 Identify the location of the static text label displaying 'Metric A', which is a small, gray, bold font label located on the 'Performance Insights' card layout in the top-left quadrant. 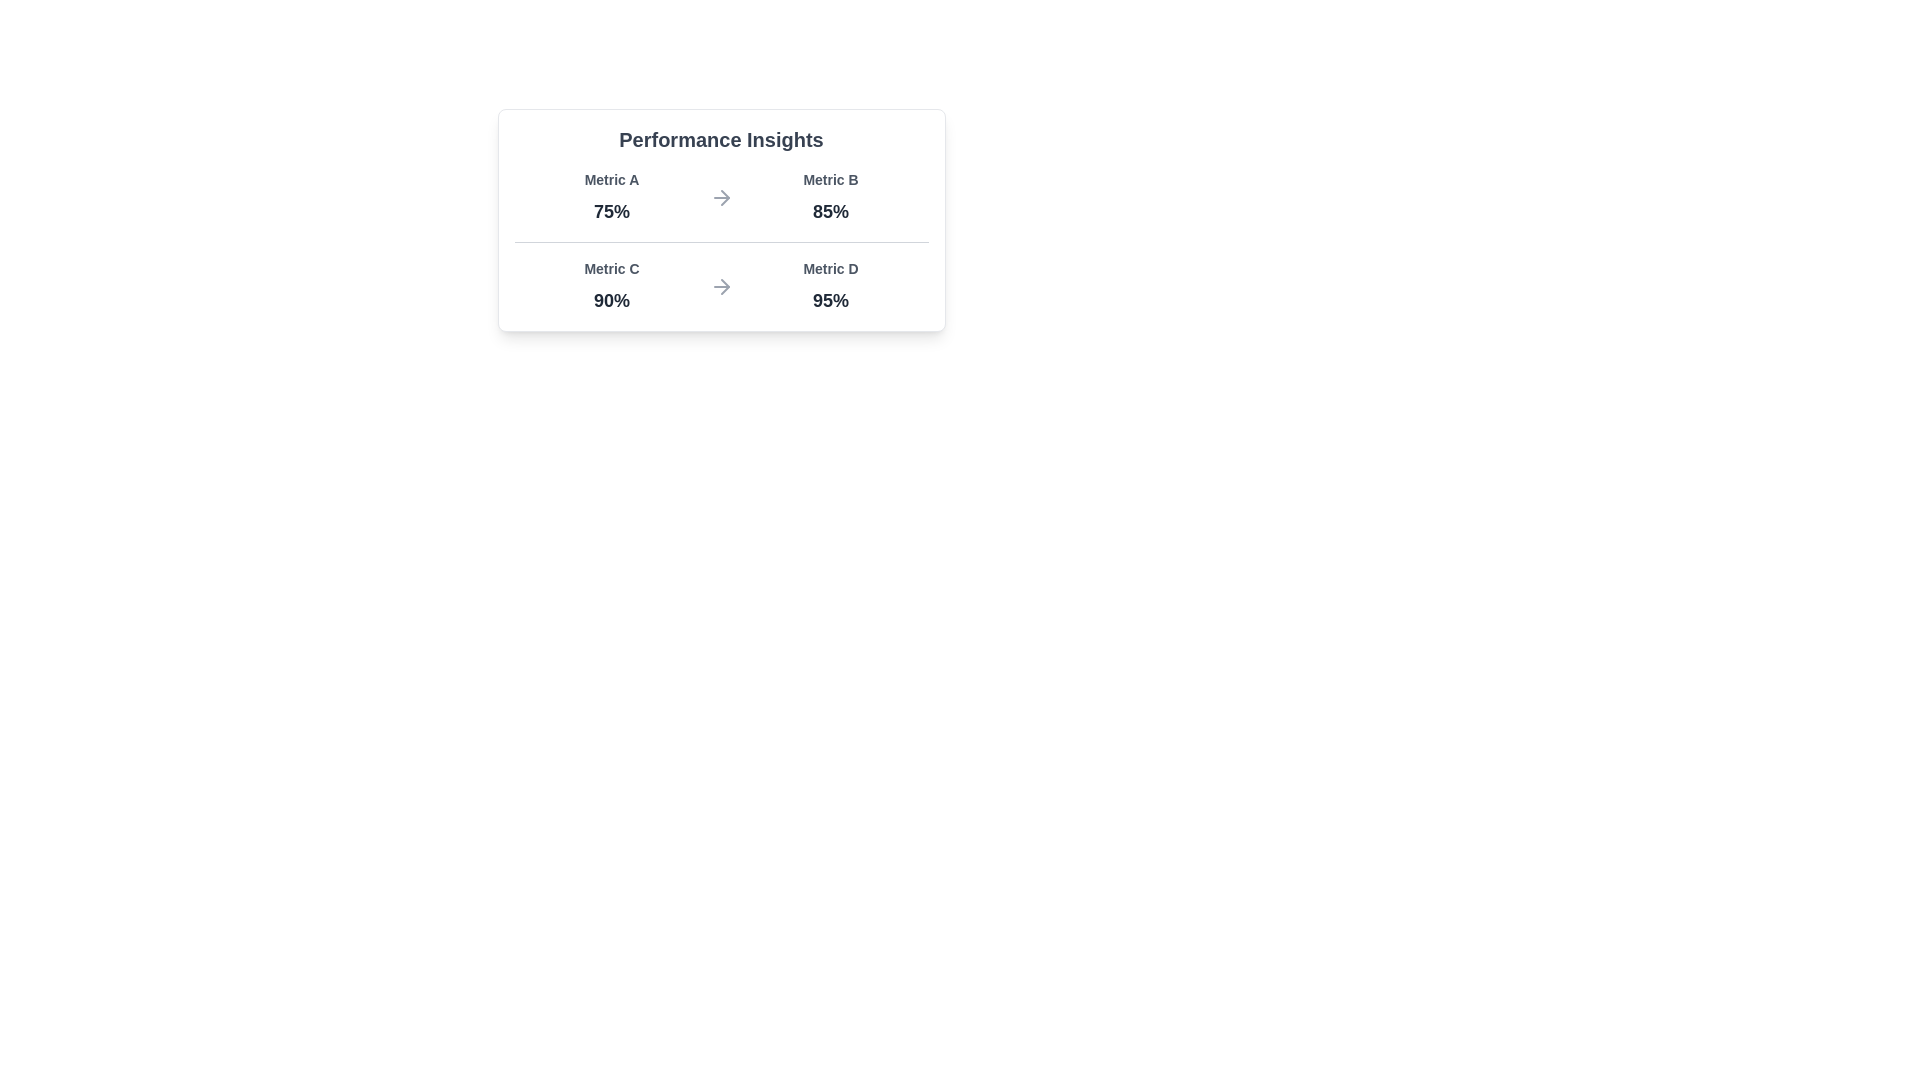
(610, 180).